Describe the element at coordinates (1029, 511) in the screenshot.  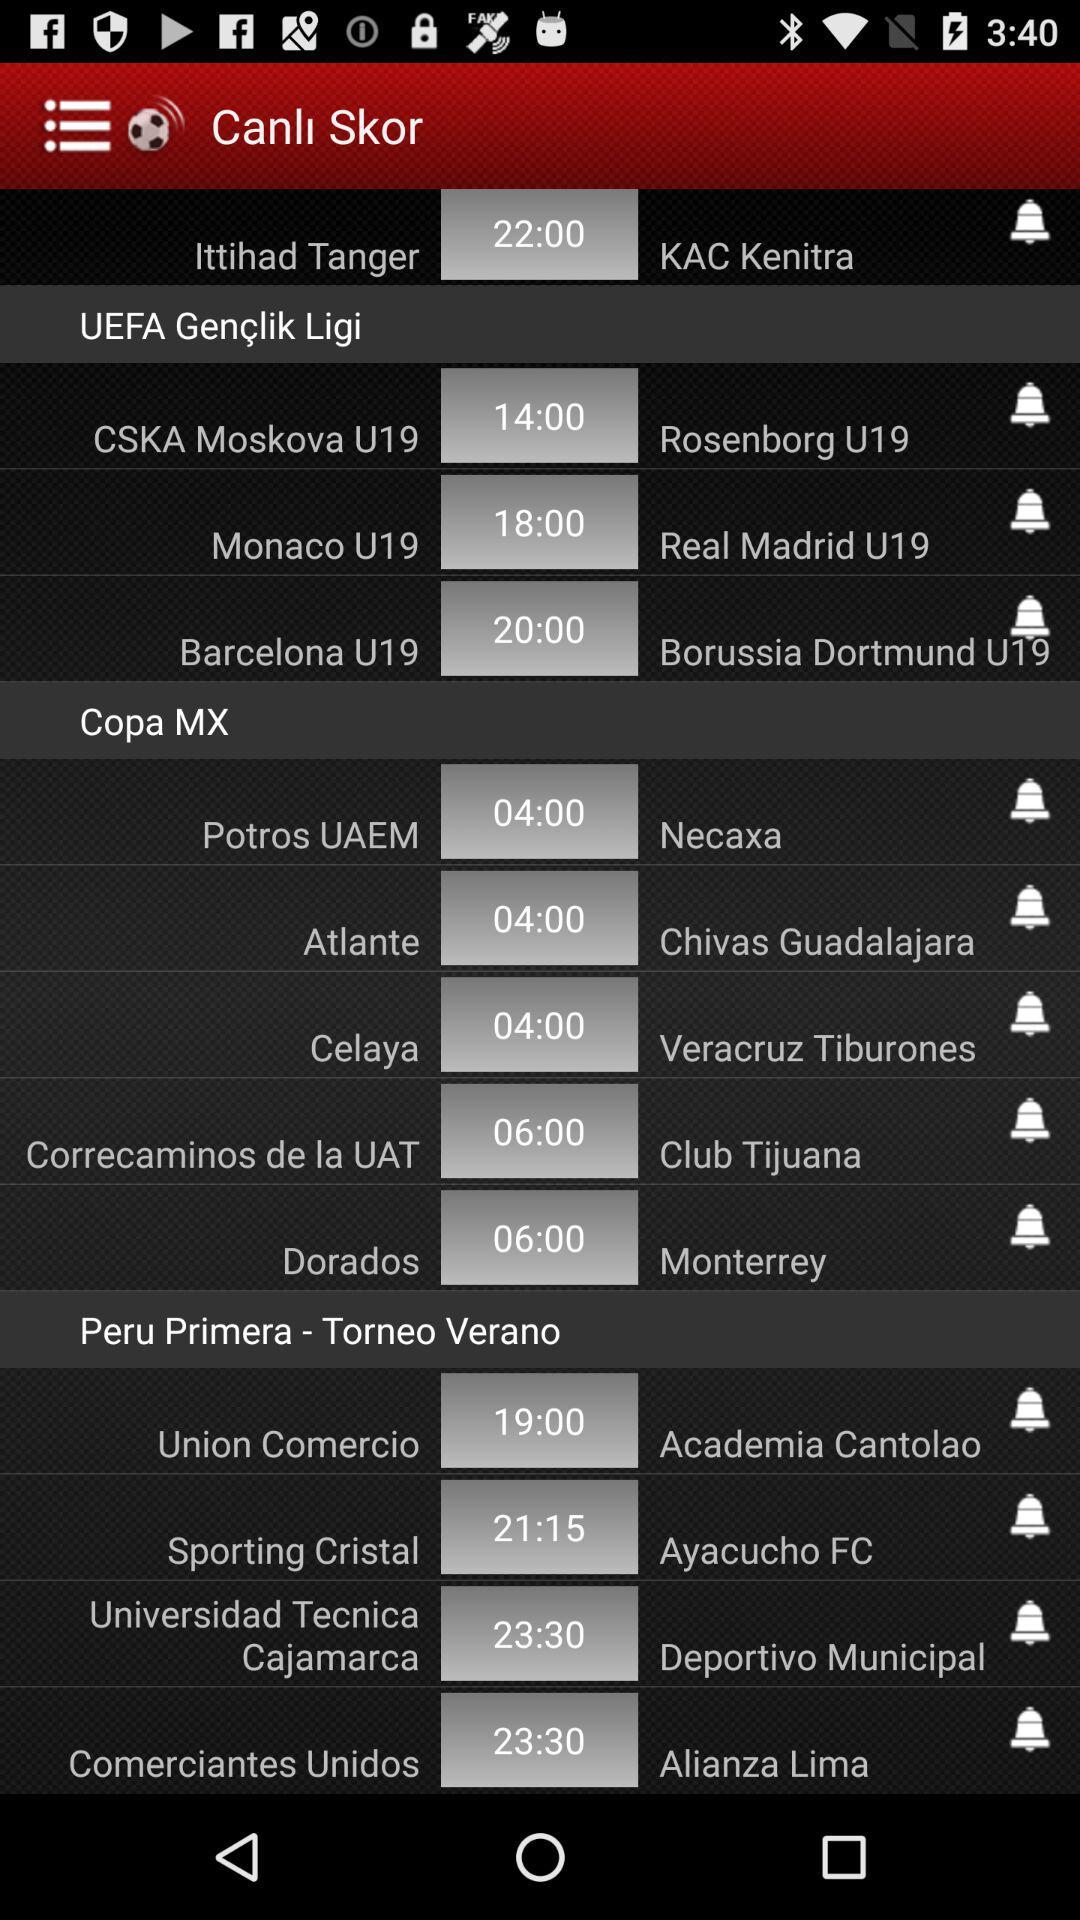
I see `alarm button` at that location.